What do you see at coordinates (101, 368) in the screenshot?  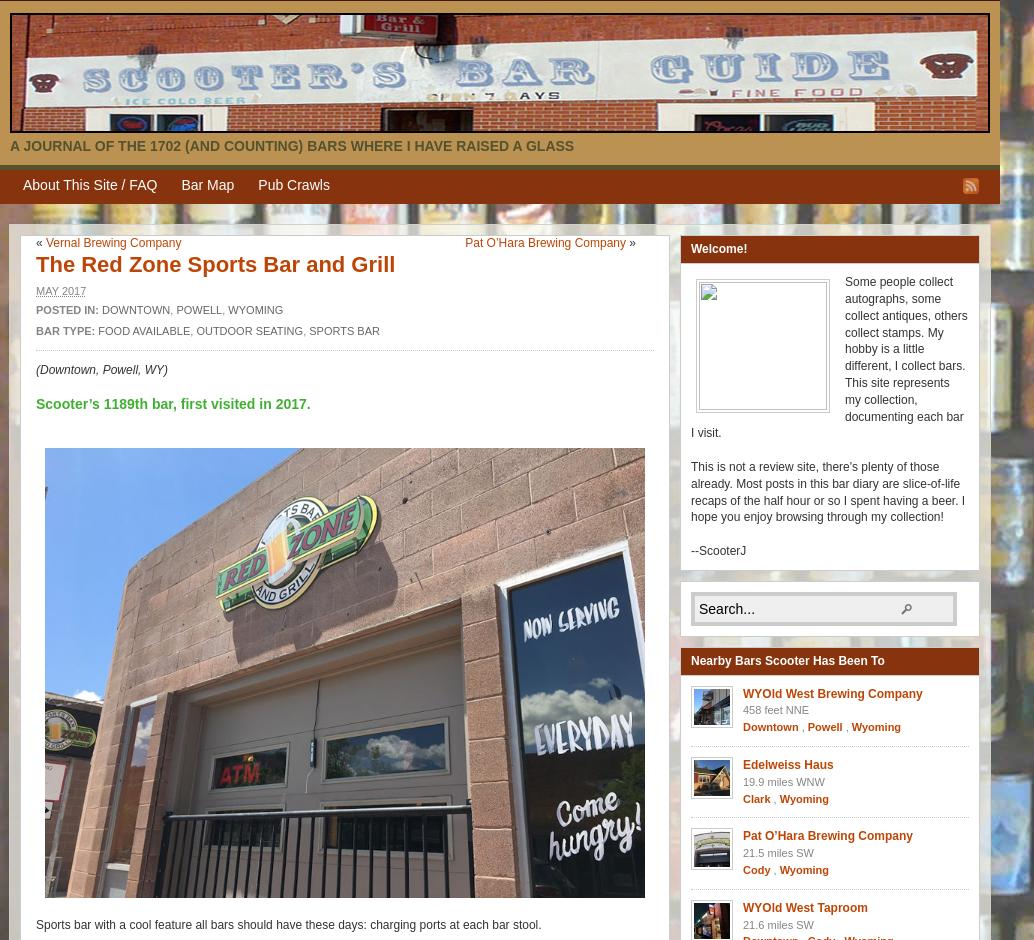 I see `'(Downtown, Powell, WY)'` at bounding box center [101, 368].